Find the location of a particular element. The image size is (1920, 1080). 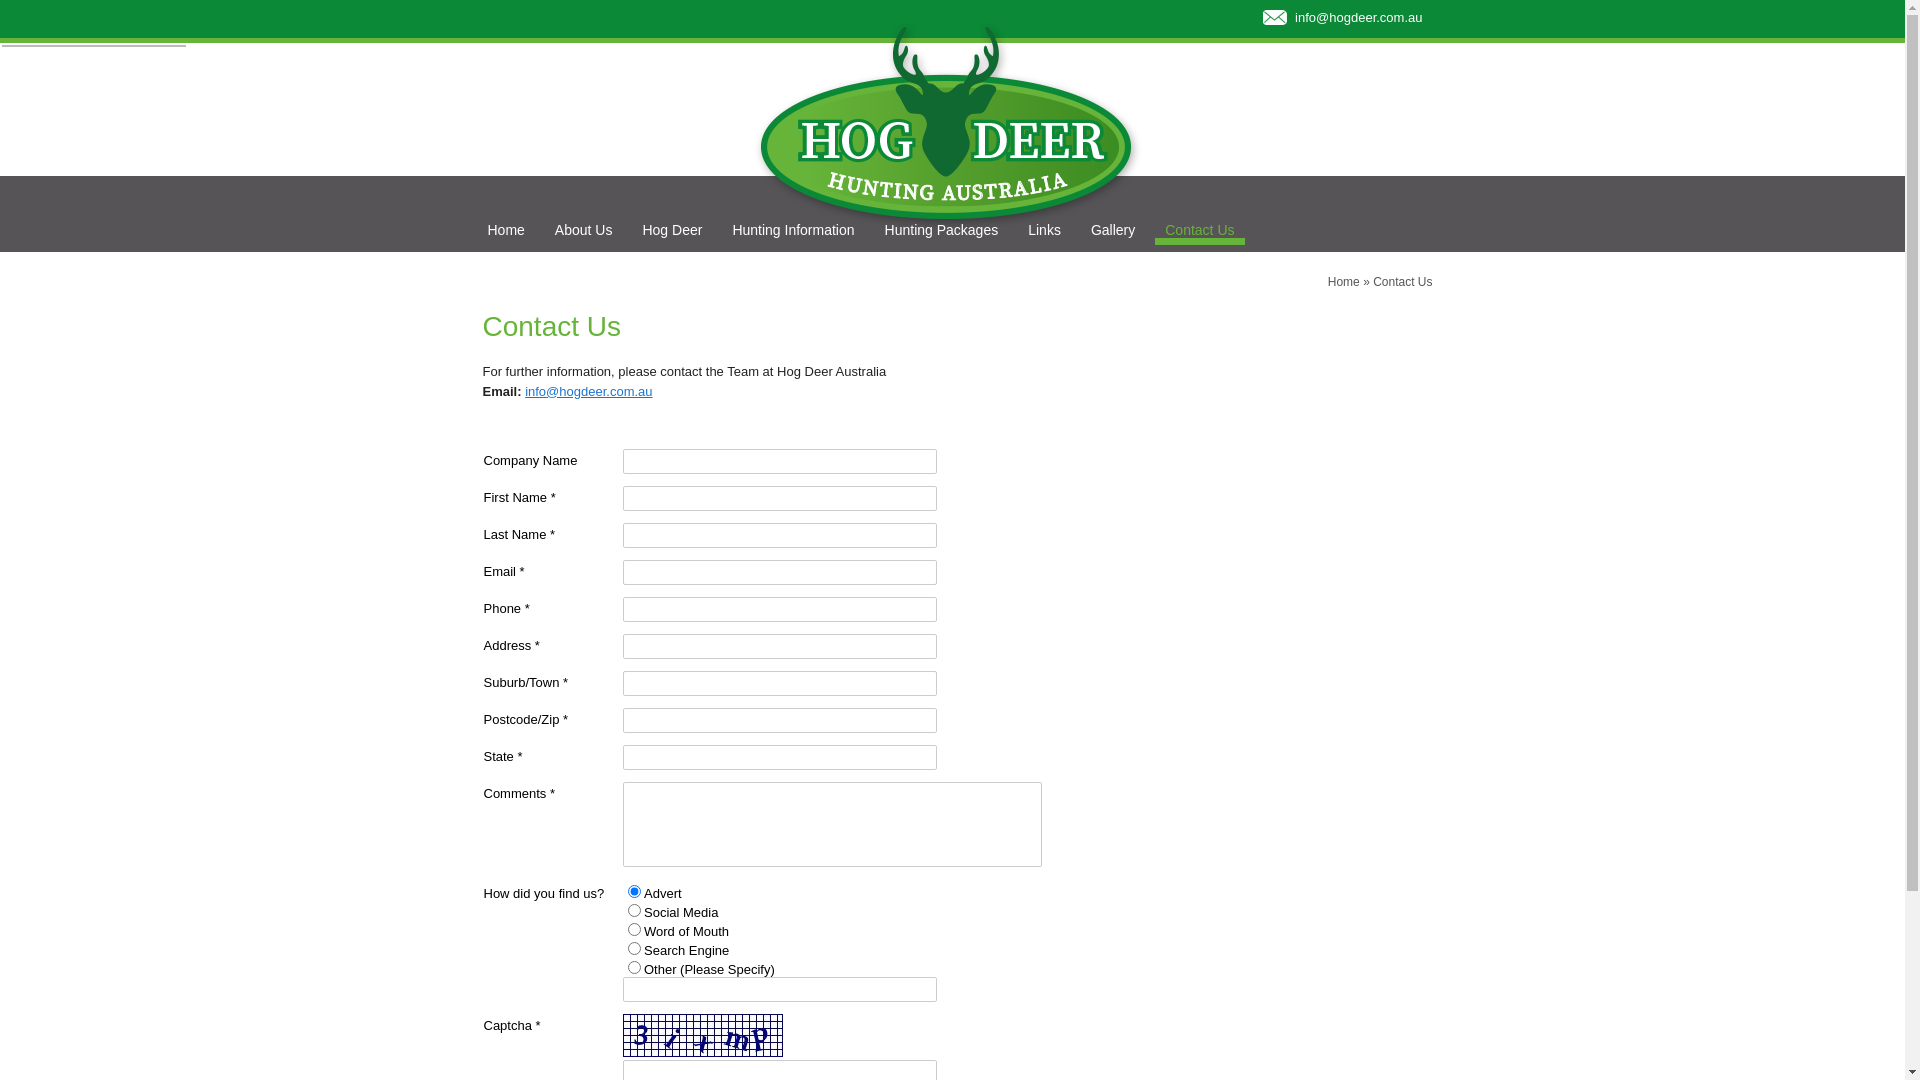

'Hog Deer Hunting Australia' is located at coordinates (945, 119).